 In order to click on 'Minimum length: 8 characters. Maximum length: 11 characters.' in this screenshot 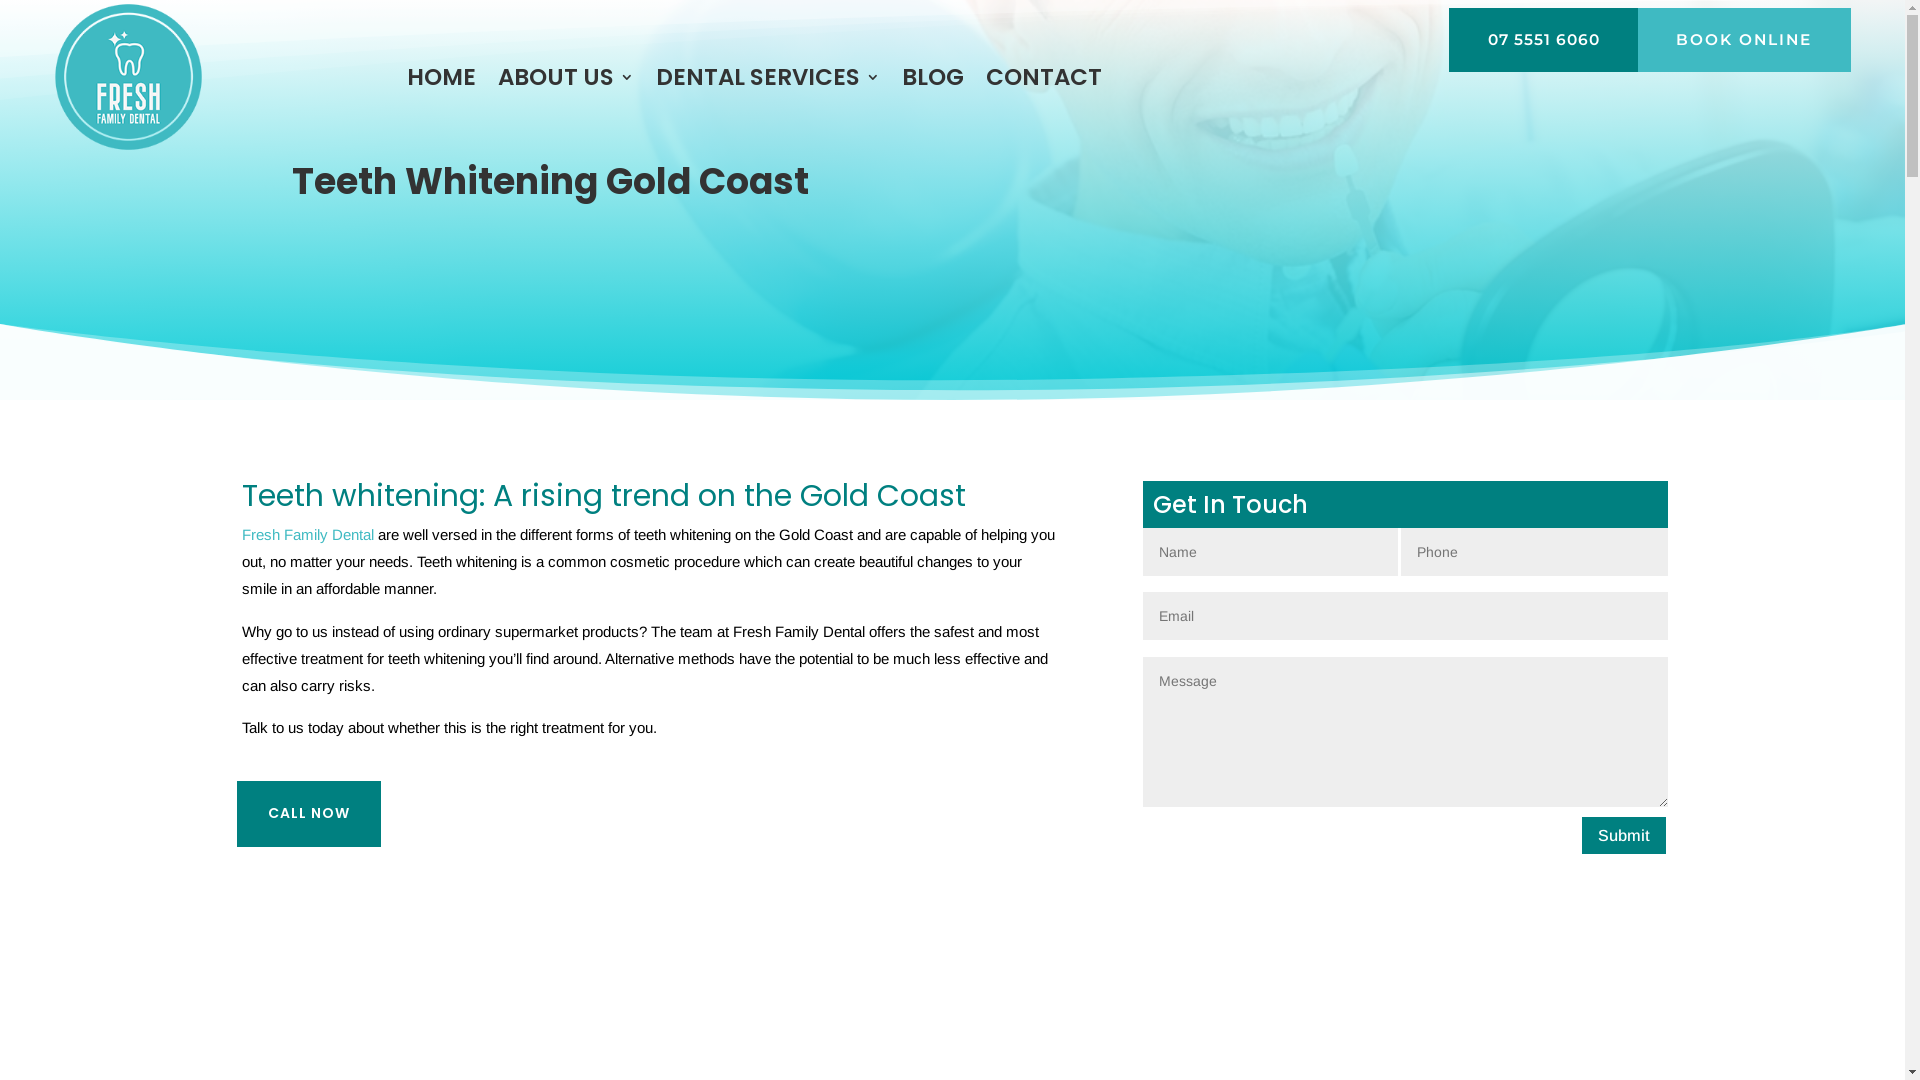, I will do `click(1534, 551)`.